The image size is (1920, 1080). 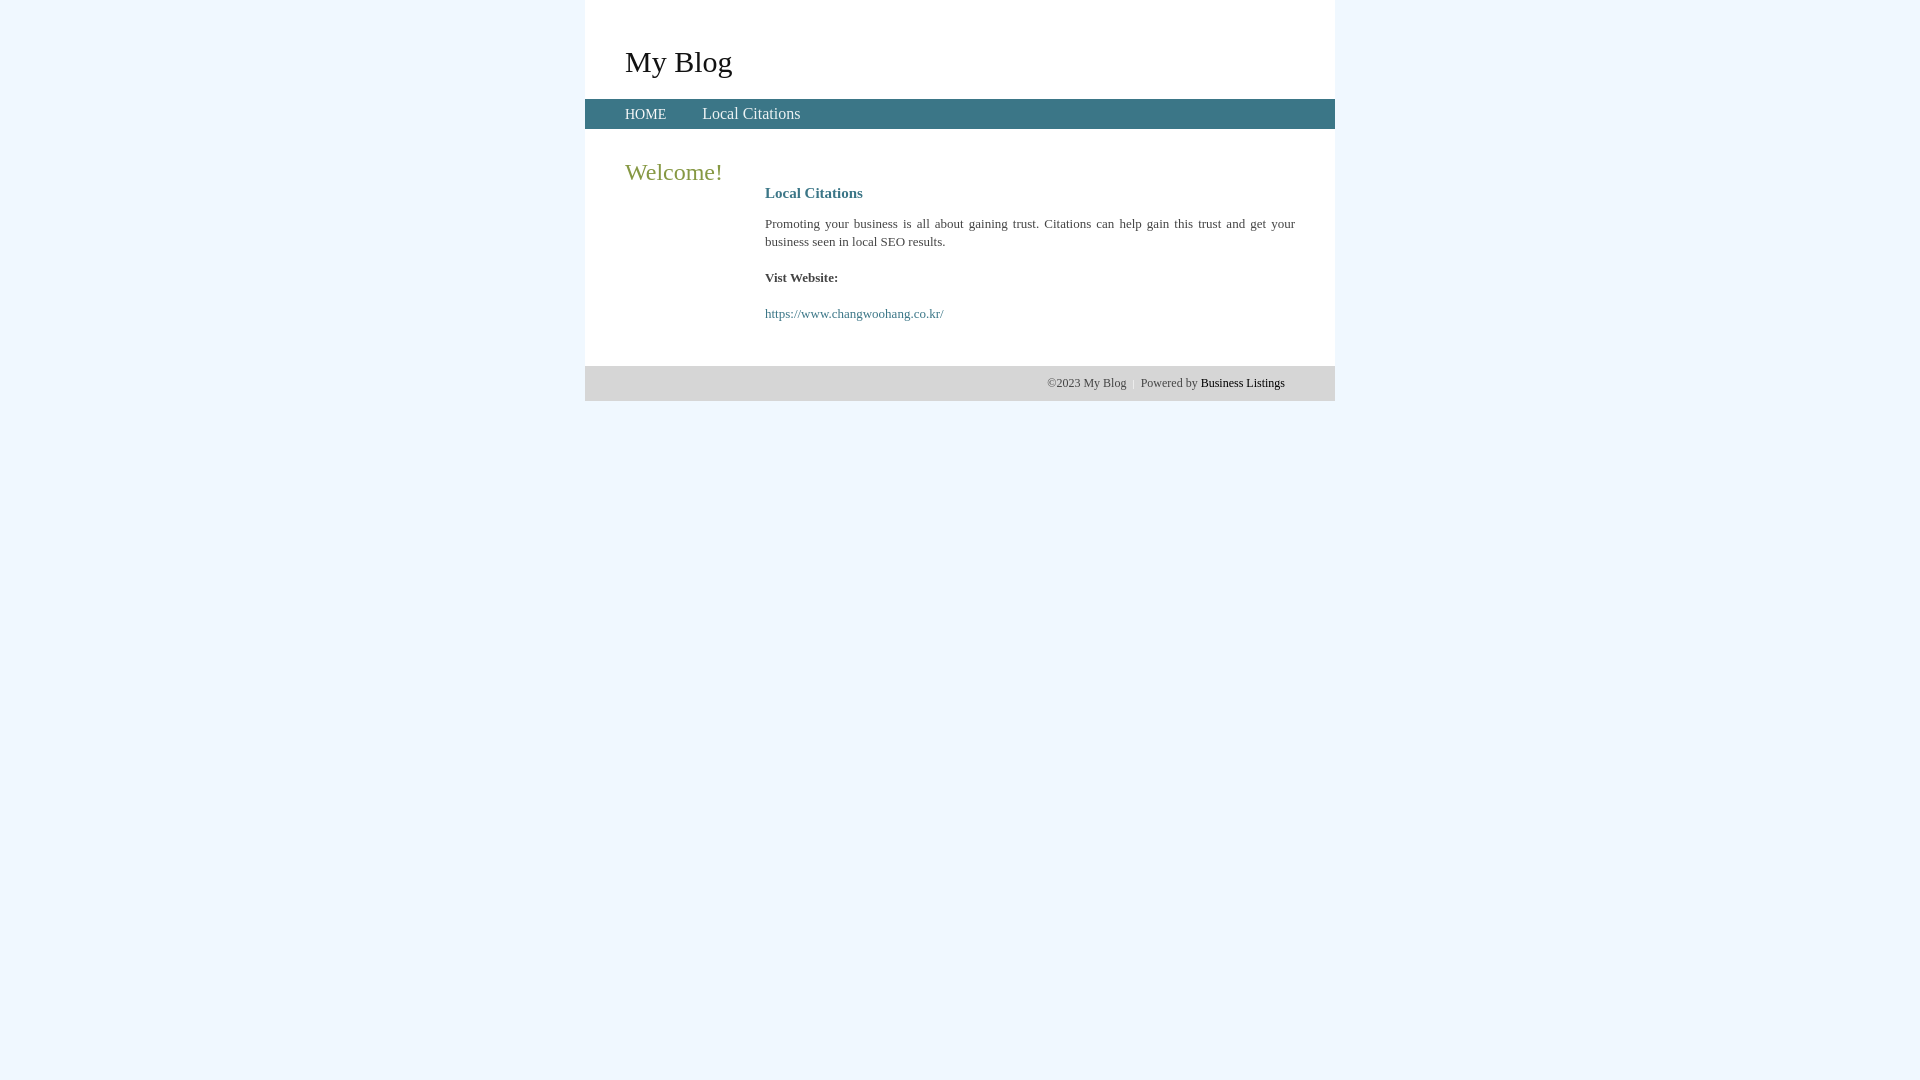 I want to click on 'HOME', so click(x=645, y=114).